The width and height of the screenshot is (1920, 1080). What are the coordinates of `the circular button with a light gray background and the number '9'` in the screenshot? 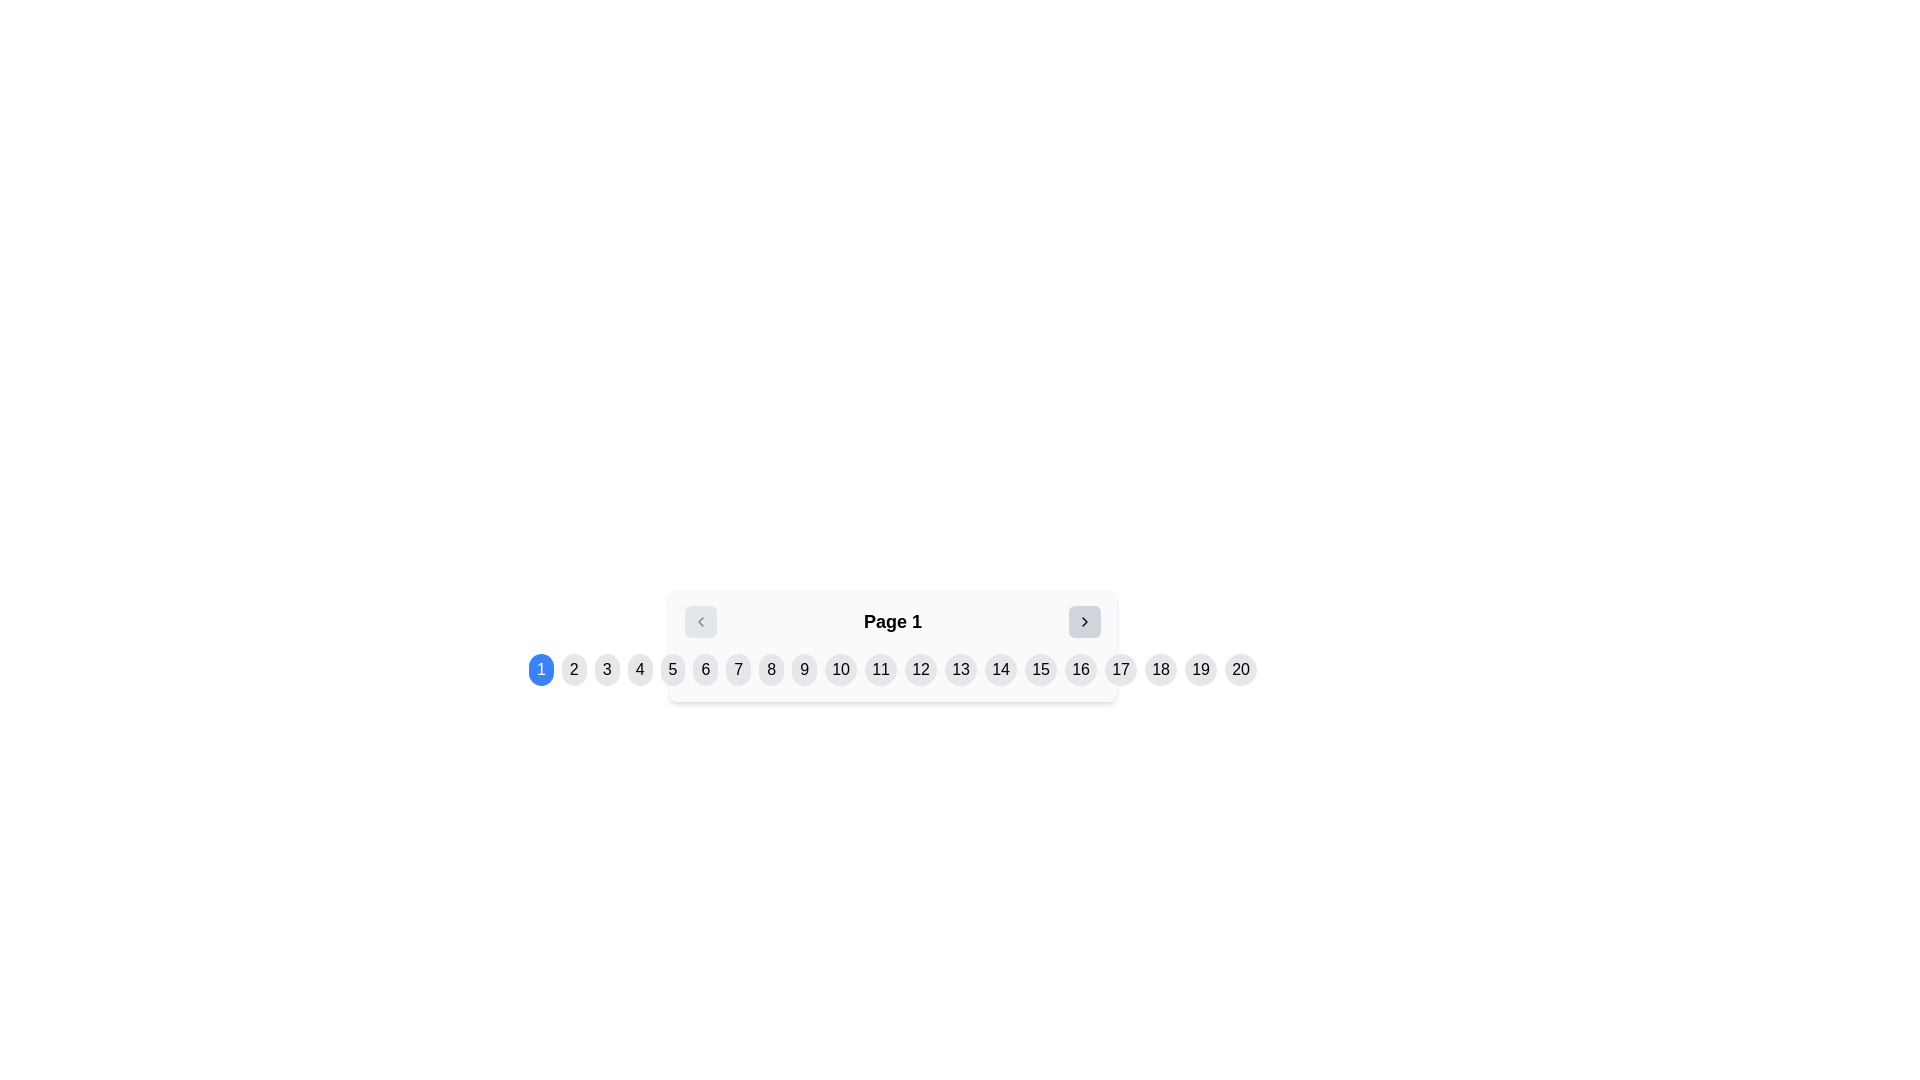 It's located at (804, 670).